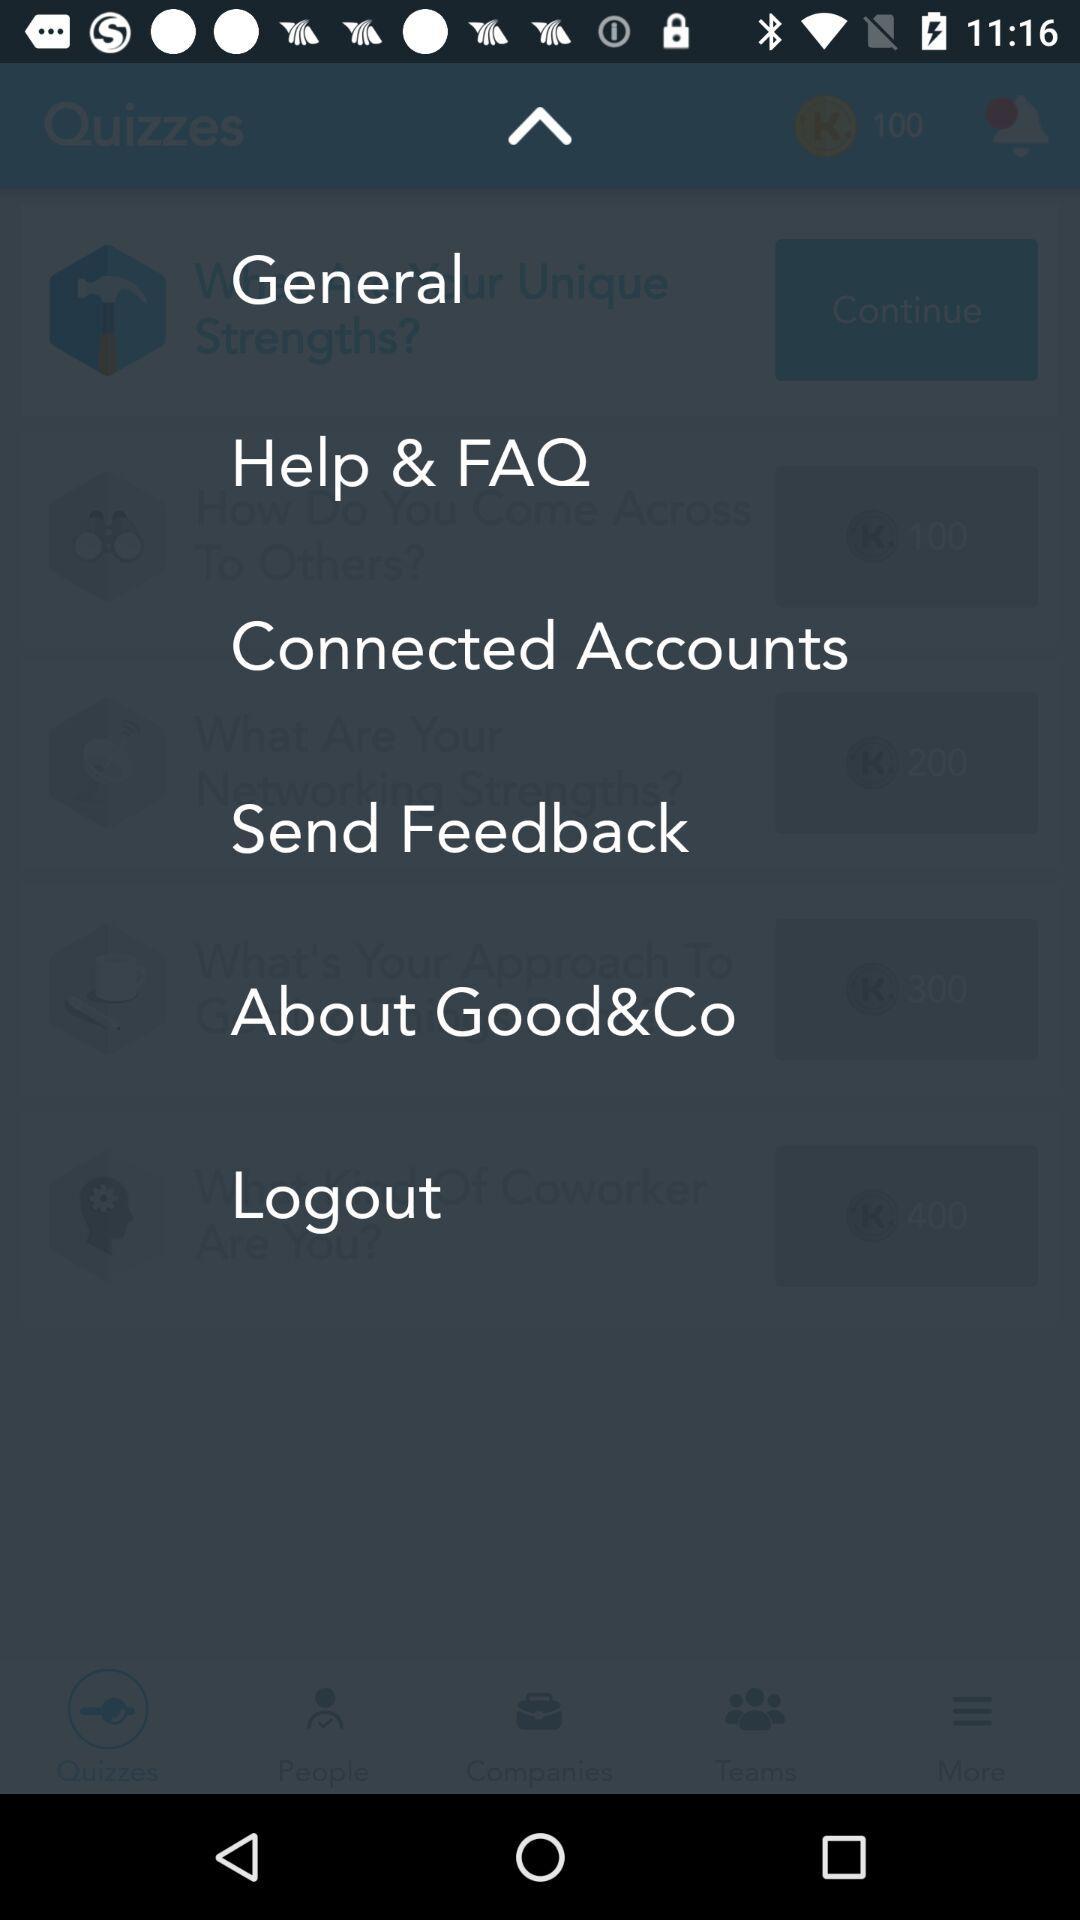  I want to click on the general icon, so click(538, 279).